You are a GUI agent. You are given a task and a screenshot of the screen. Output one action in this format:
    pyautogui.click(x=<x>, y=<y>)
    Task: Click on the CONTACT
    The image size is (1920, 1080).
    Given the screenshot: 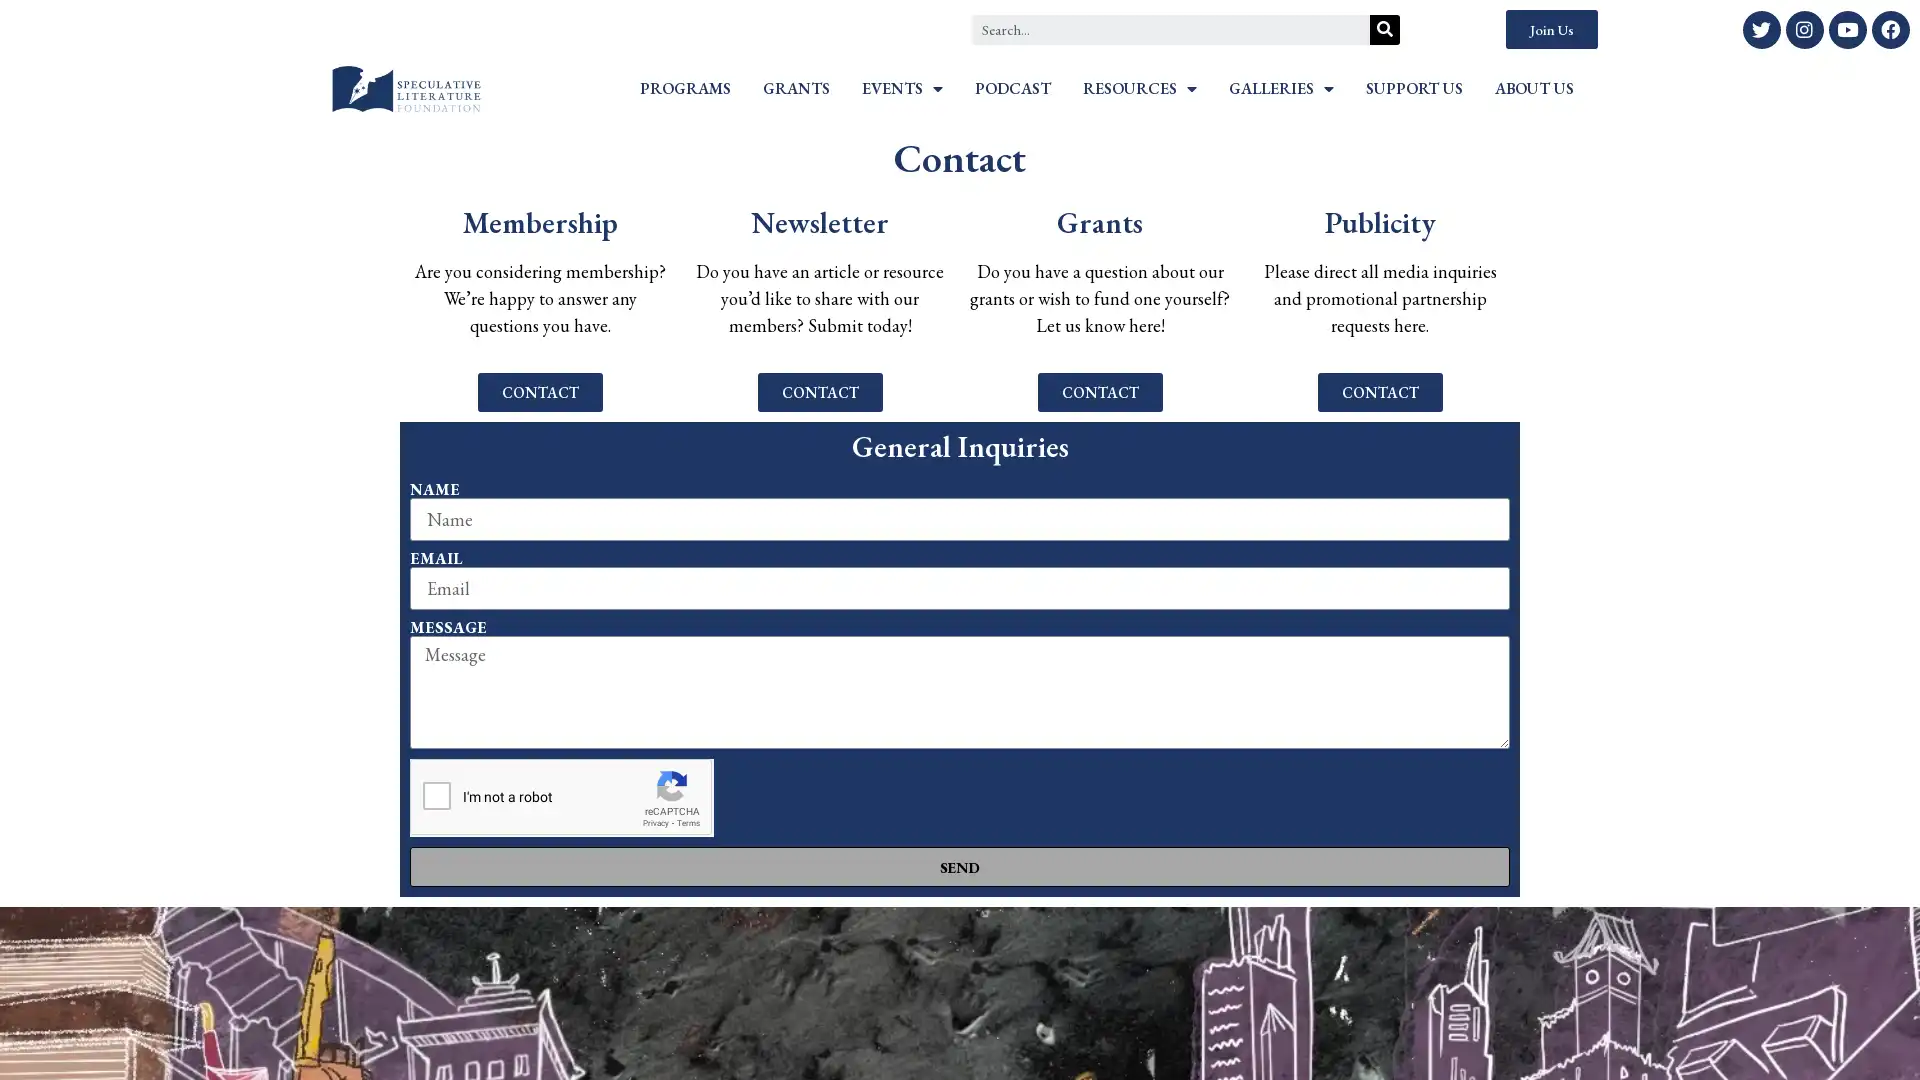 What is the action you would take?
    pyautogui.click(x=539, y=391)
    